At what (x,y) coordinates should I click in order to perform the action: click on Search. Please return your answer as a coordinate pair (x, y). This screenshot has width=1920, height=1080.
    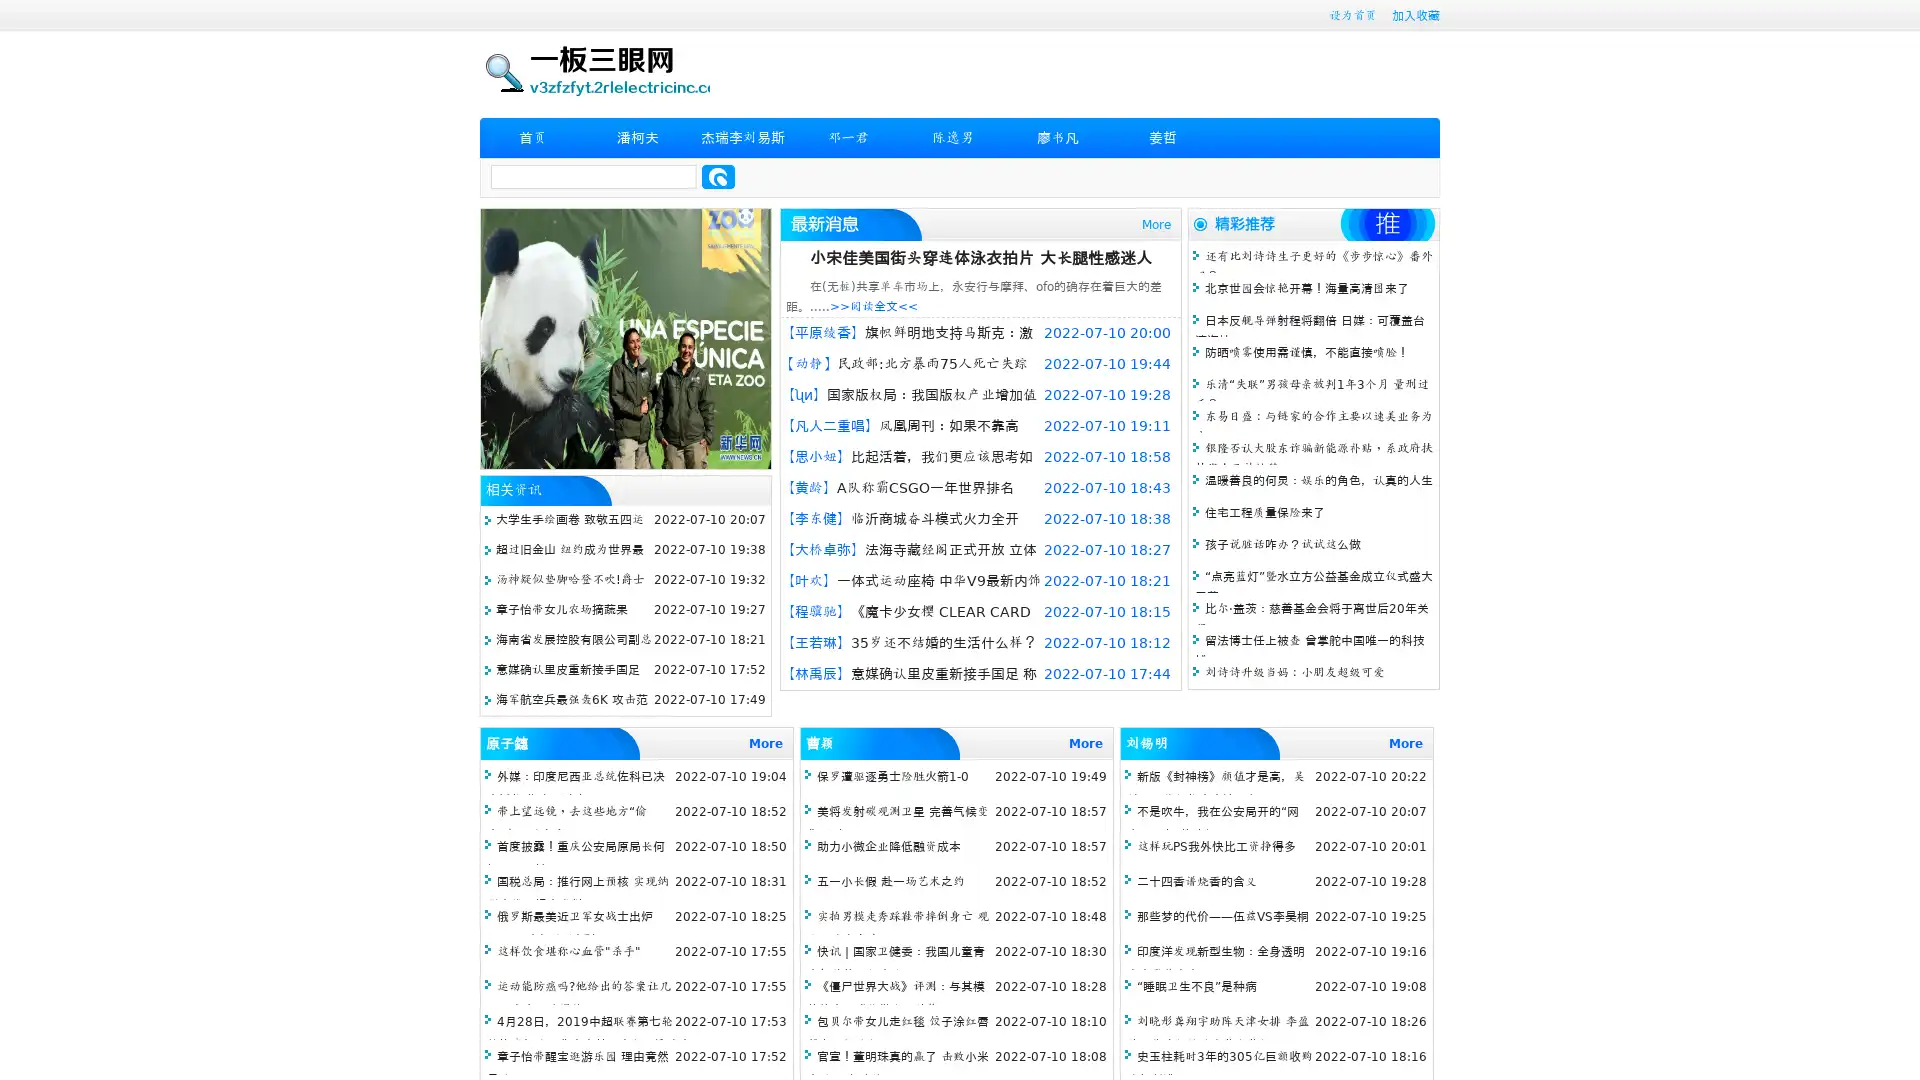
    Looking at the image, I should click on (718, 176).